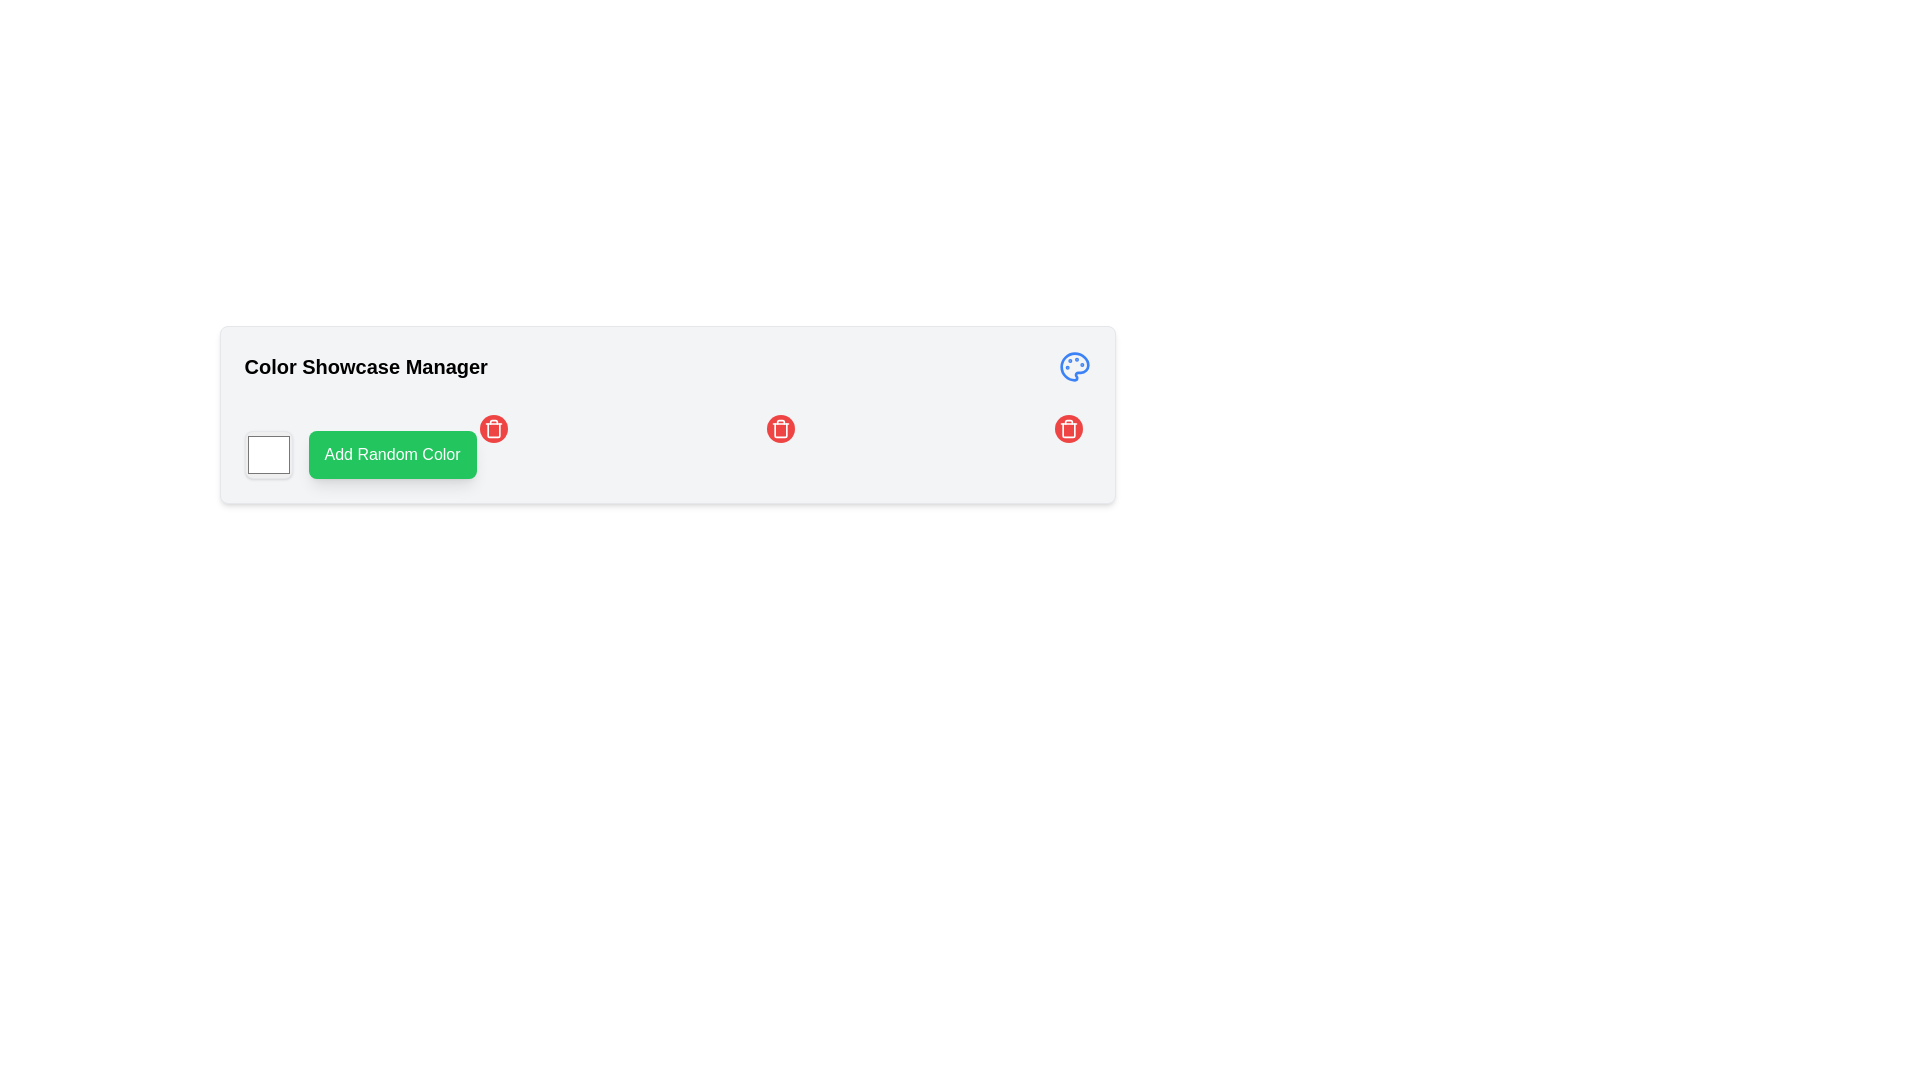 The image size is (1920, 1080). What do you see at coordinates (1067, 427) in the screenshot?
I see `the trash can icon with a red background located in the top-right corner of its circular button` at bounding box center [1067, 427].